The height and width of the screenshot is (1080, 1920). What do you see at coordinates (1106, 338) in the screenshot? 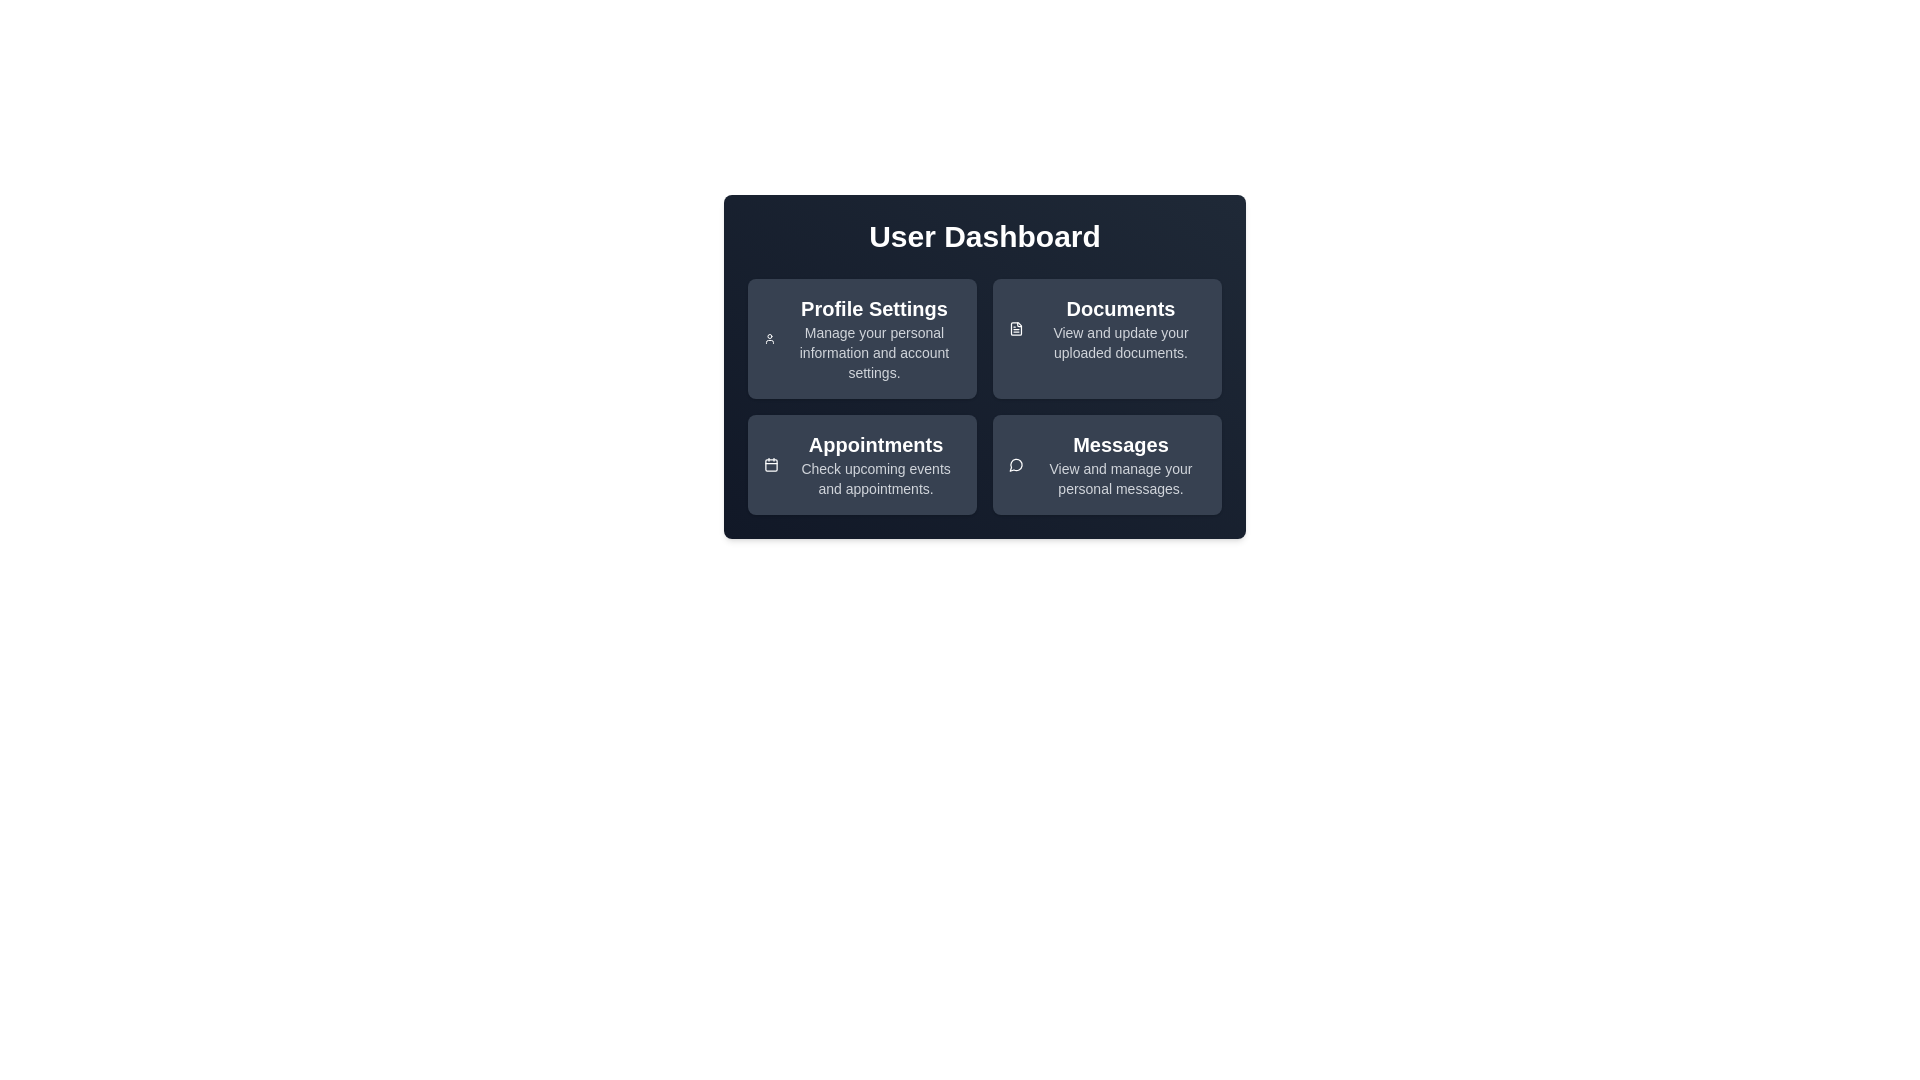
I see `the card titled 'Documents'` at bounding box center [1106, 338].